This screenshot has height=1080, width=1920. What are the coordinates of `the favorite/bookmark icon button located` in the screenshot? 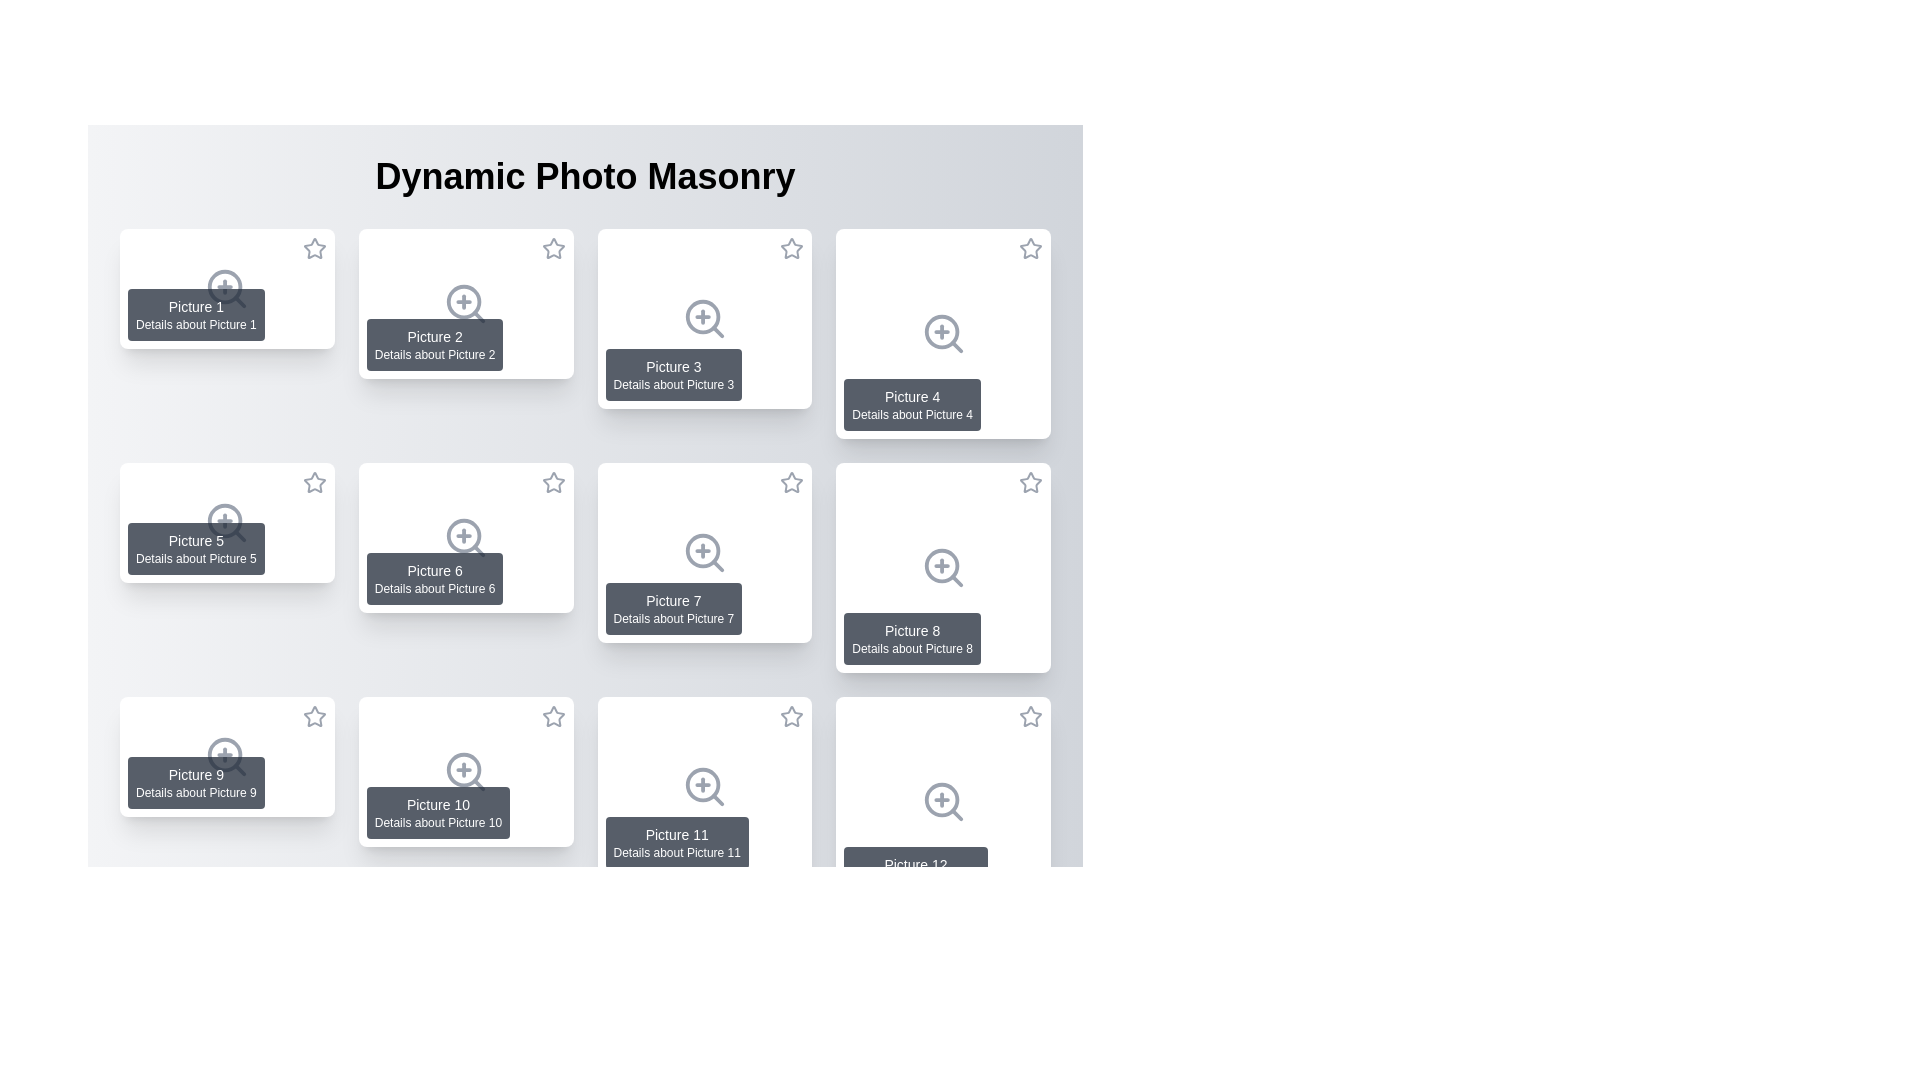 It's located at (553, 720).